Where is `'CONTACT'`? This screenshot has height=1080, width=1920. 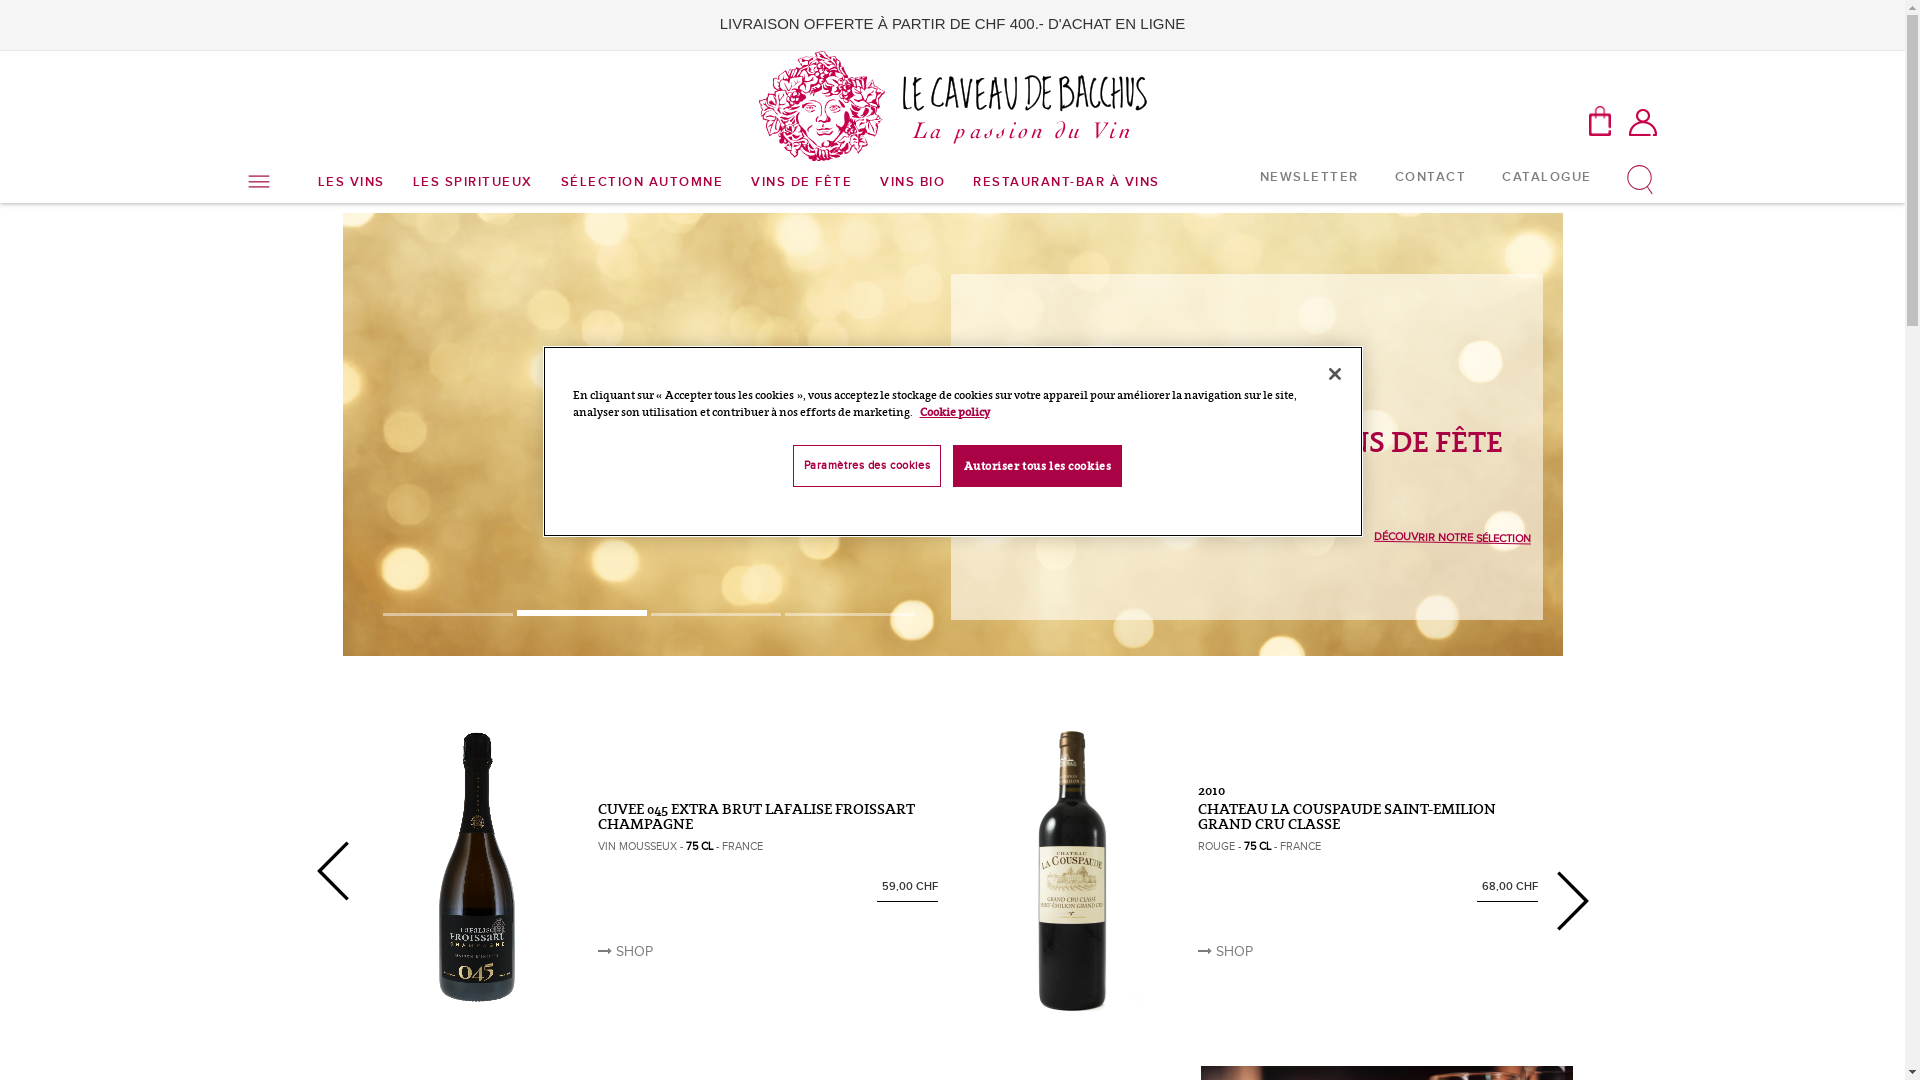 'CONTACT' is located at coordinates (1429, 175).